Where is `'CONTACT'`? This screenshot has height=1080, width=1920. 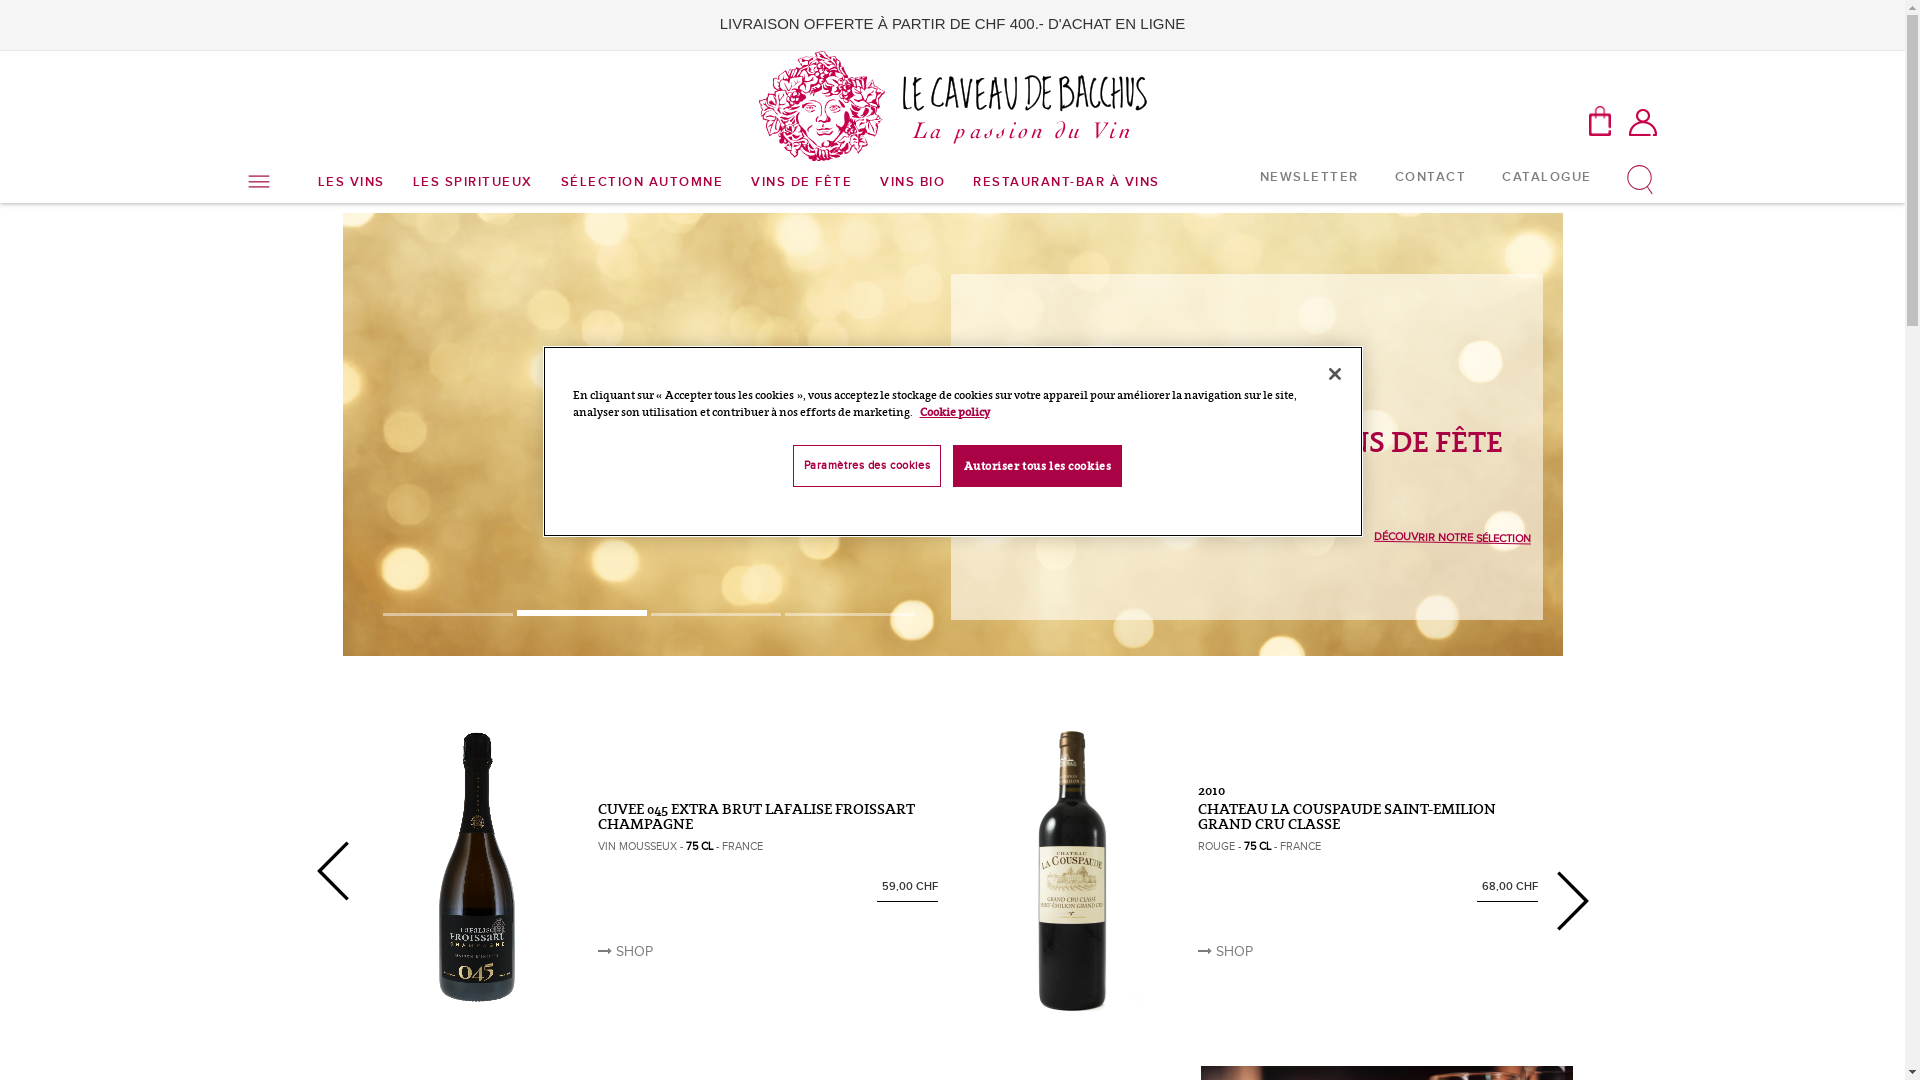 'CONTACT' is located at coordinates (1429, 175).